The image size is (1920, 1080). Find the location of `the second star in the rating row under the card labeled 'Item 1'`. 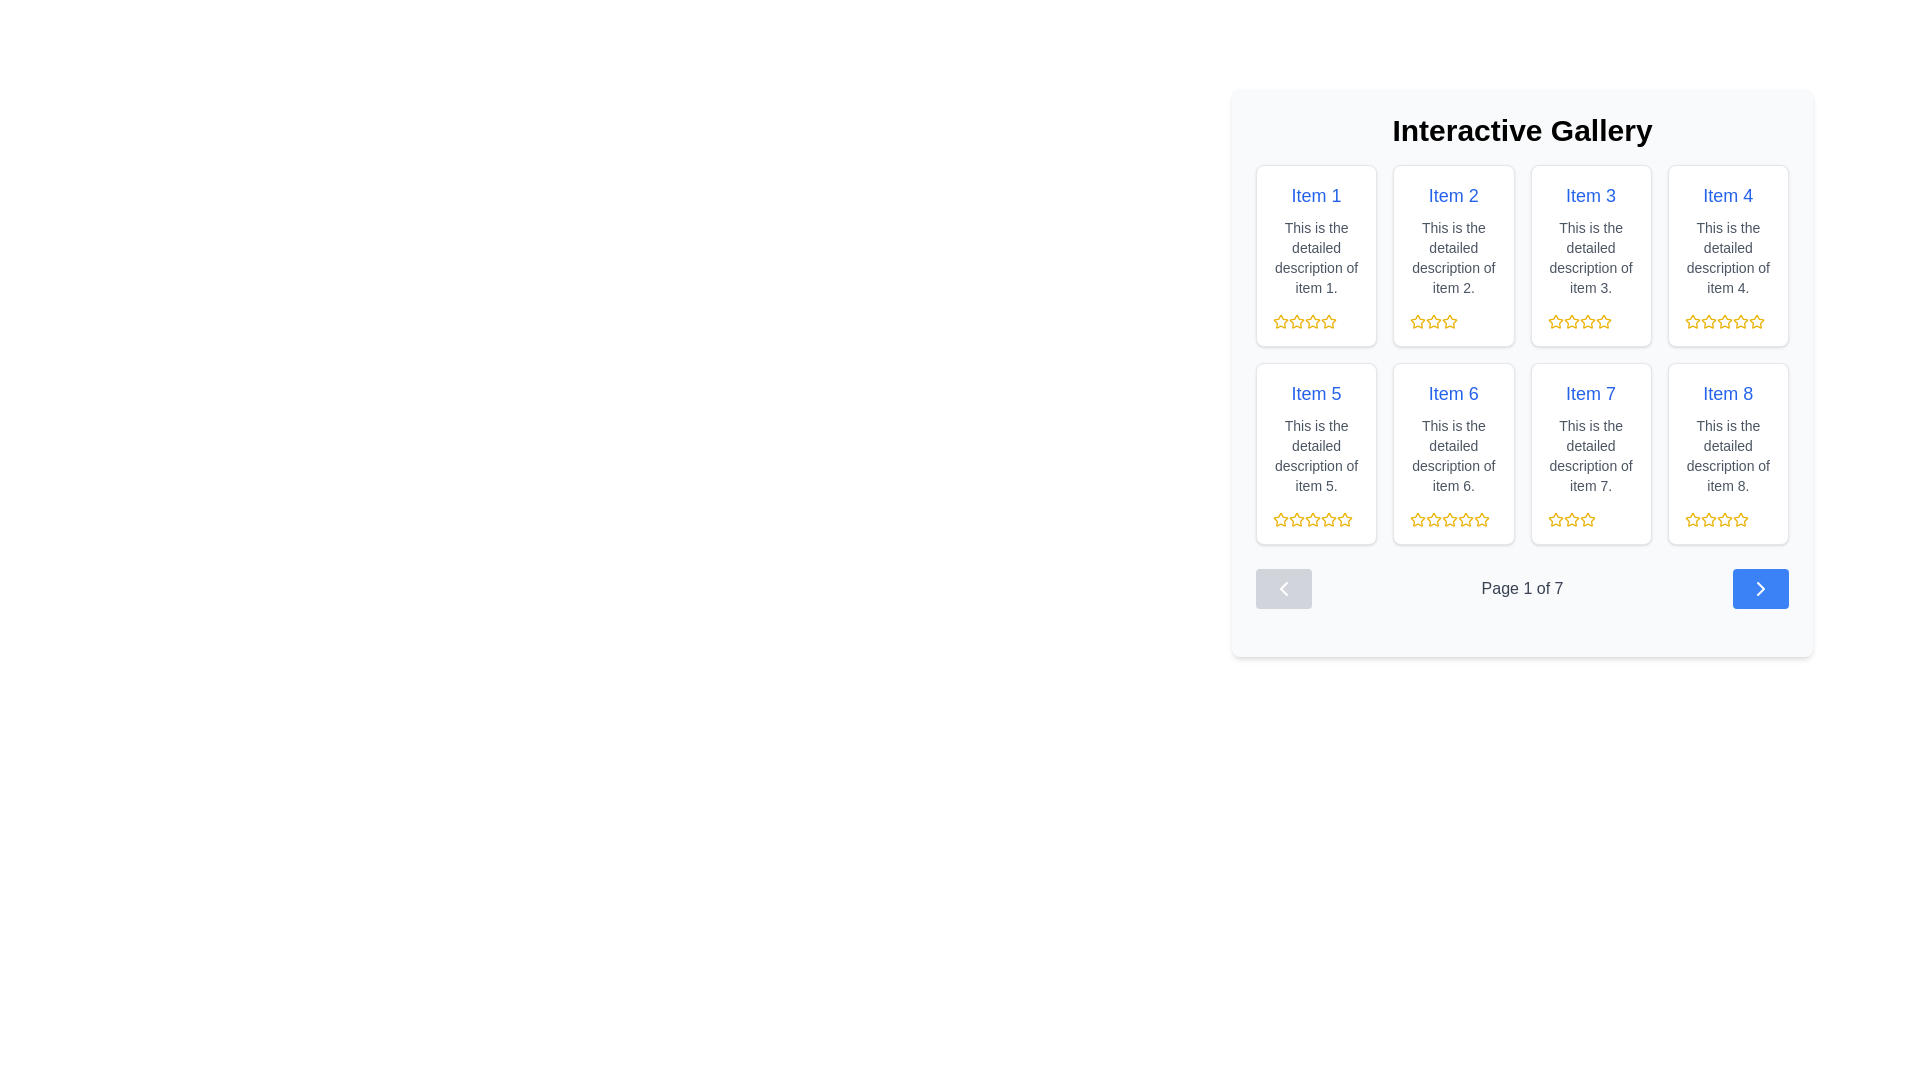

the second star in the rating row under the card labeled 'Item 1' is located at coordinates (1313, 320).